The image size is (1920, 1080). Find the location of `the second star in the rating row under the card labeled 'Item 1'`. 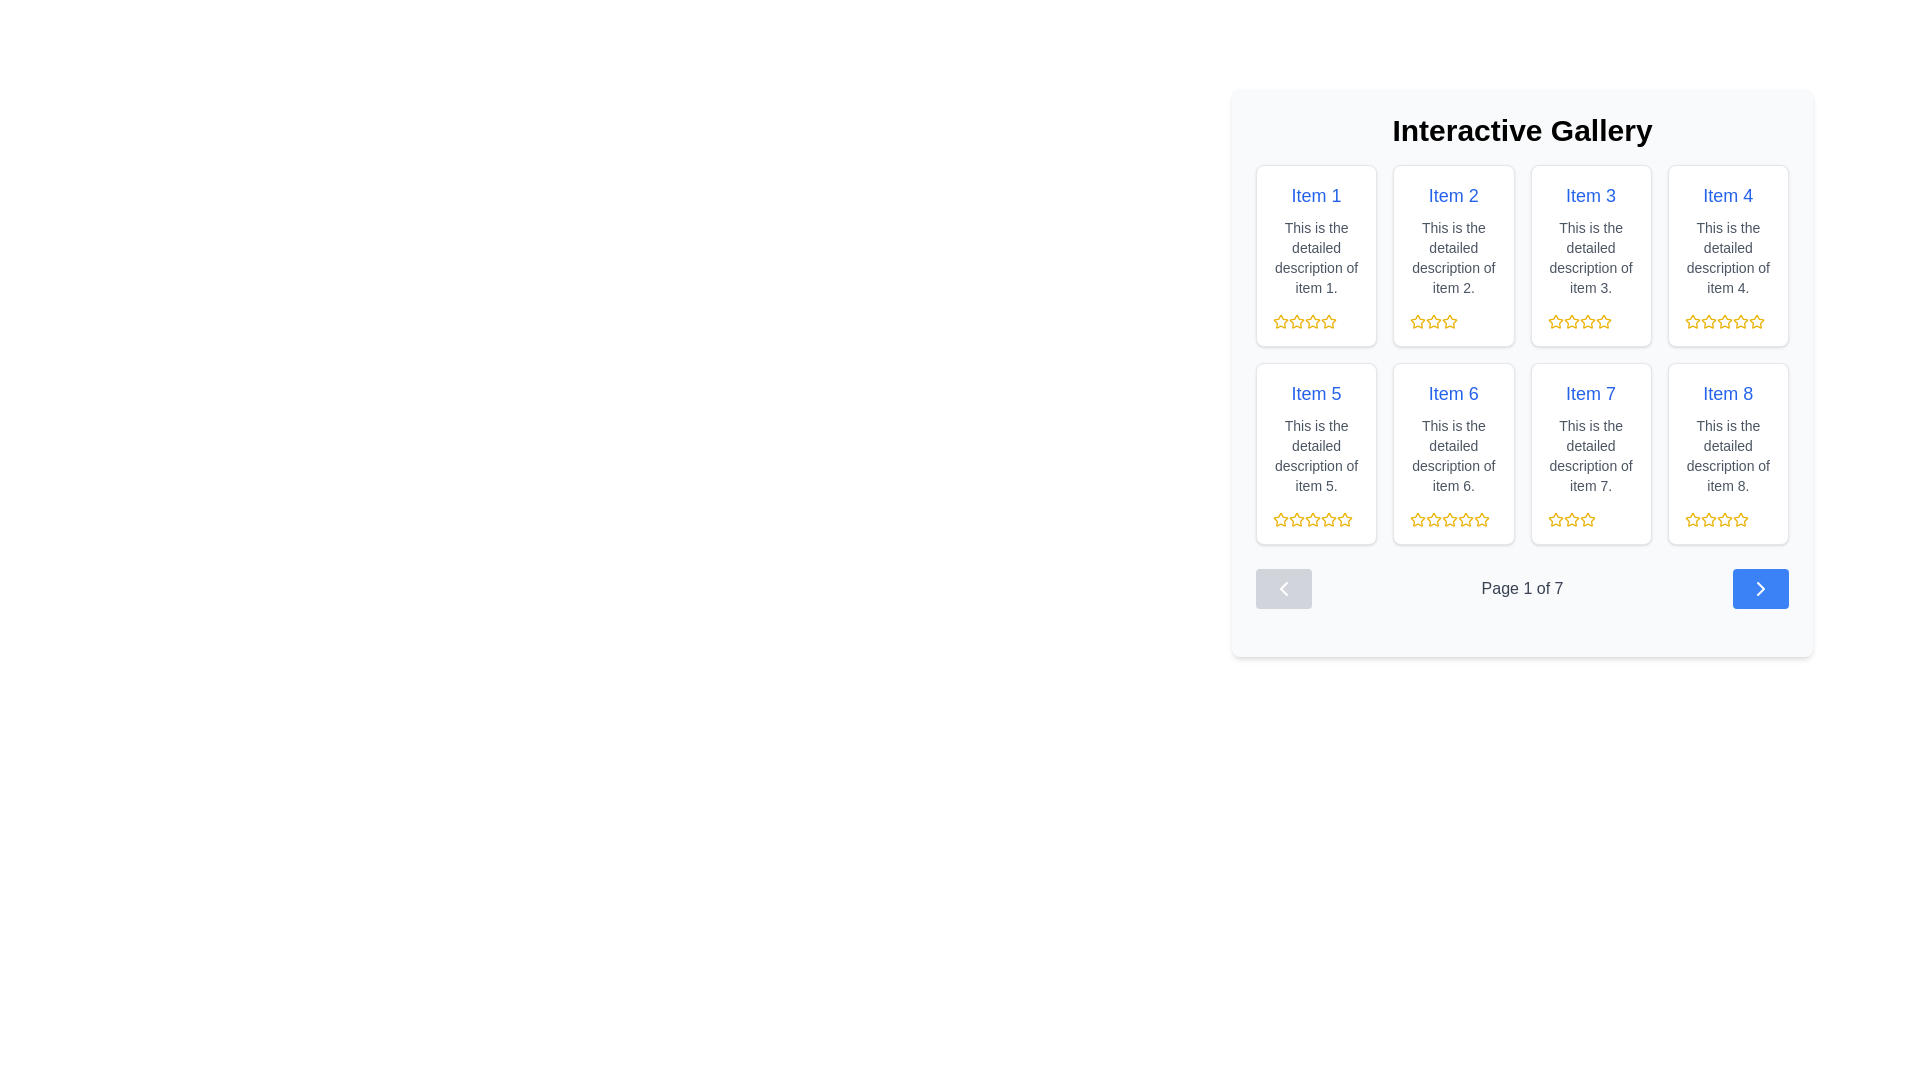

the second star in the rating row under the card labeled 'Item 1' is located at coordinates (1313, 320).